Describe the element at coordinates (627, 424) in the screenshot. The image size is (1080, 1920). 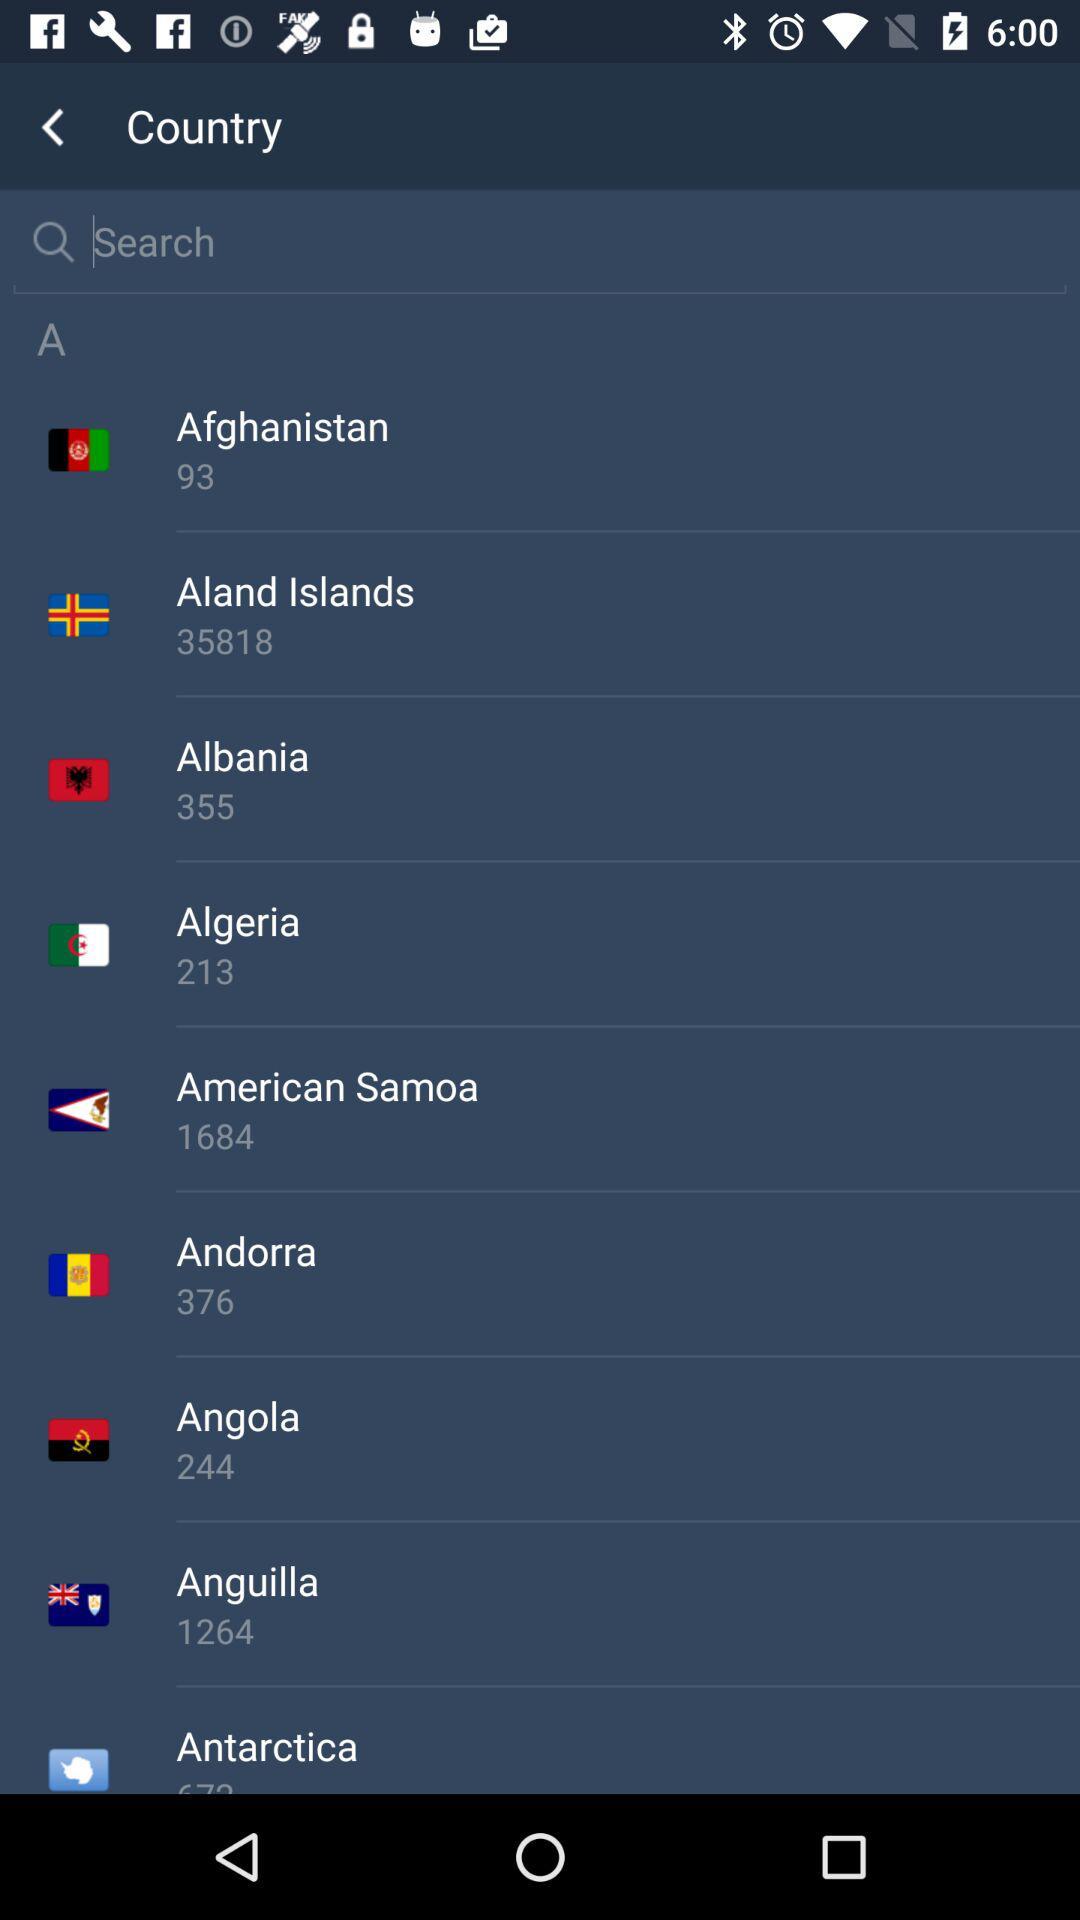
I see `afghanistan app` at that location.